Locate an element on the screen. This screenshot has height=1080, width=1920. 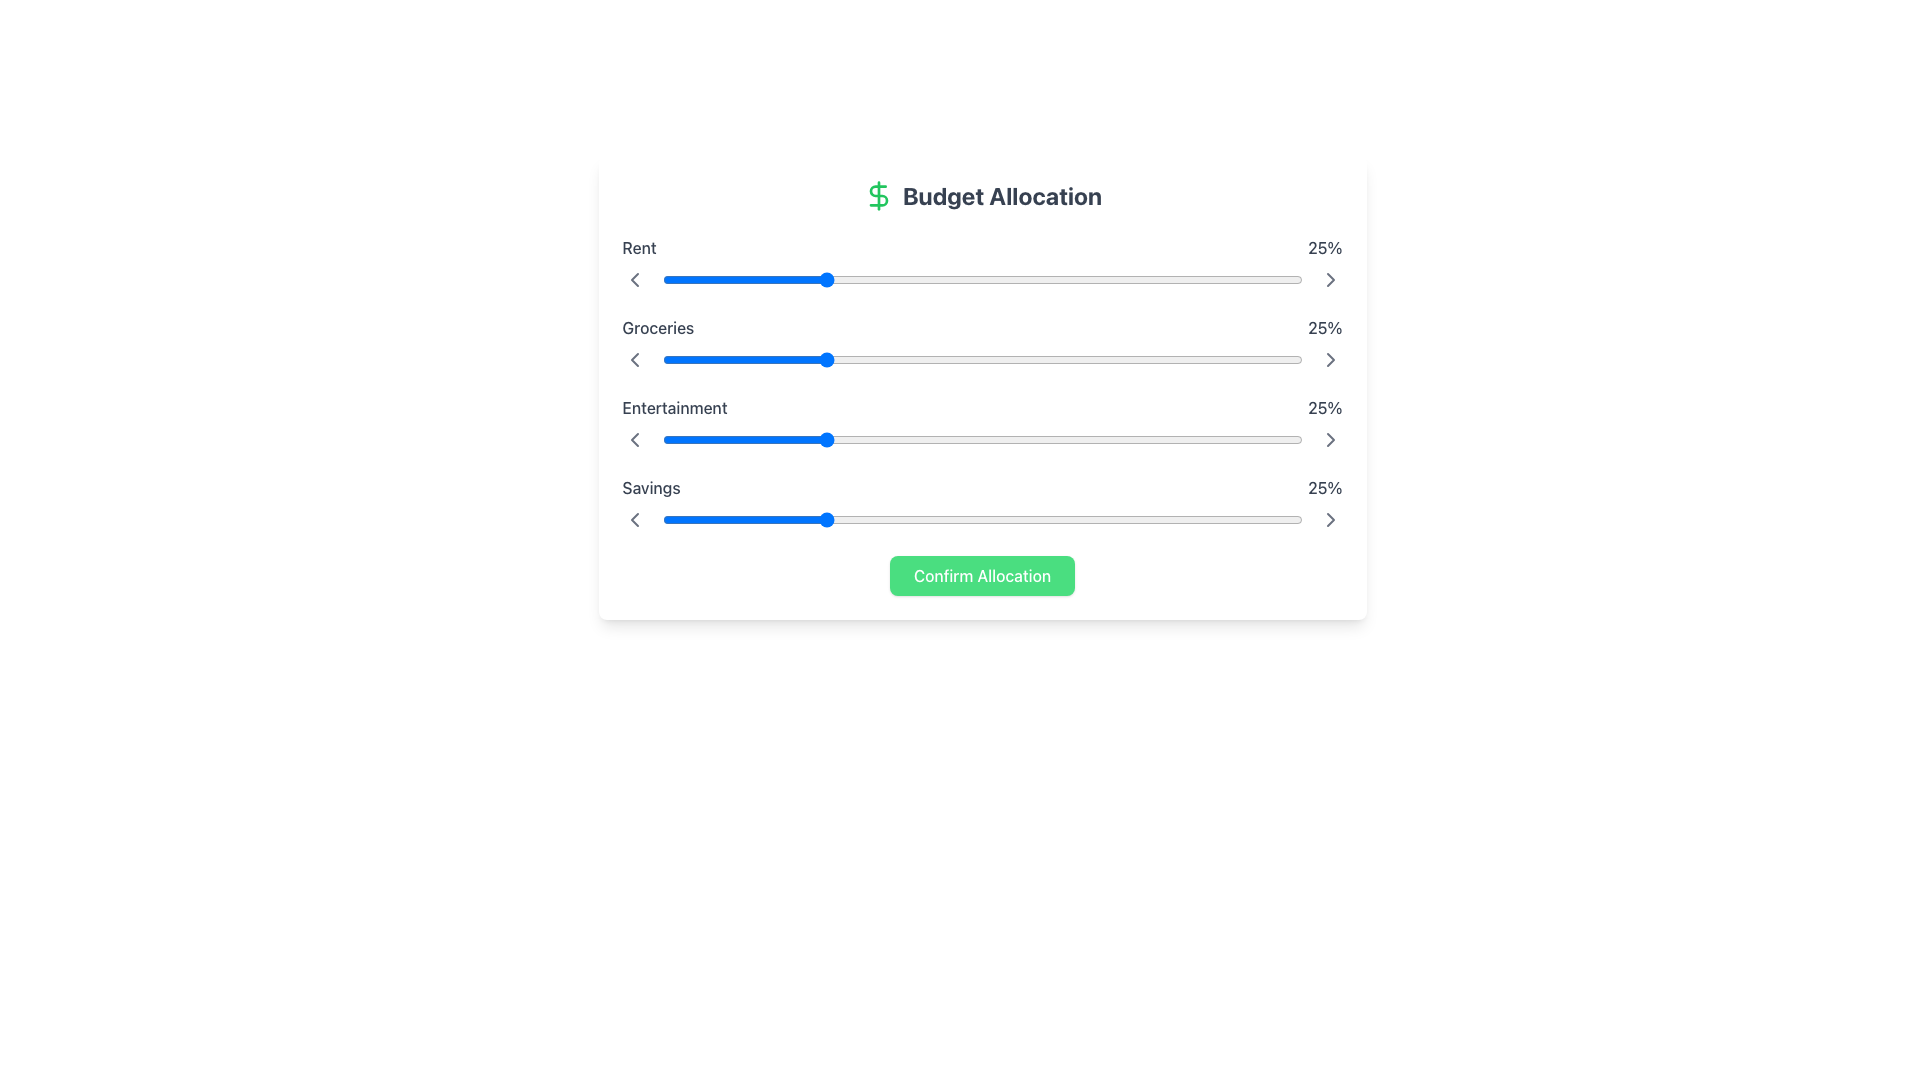
the slider value is located at coordinates (816, 519).